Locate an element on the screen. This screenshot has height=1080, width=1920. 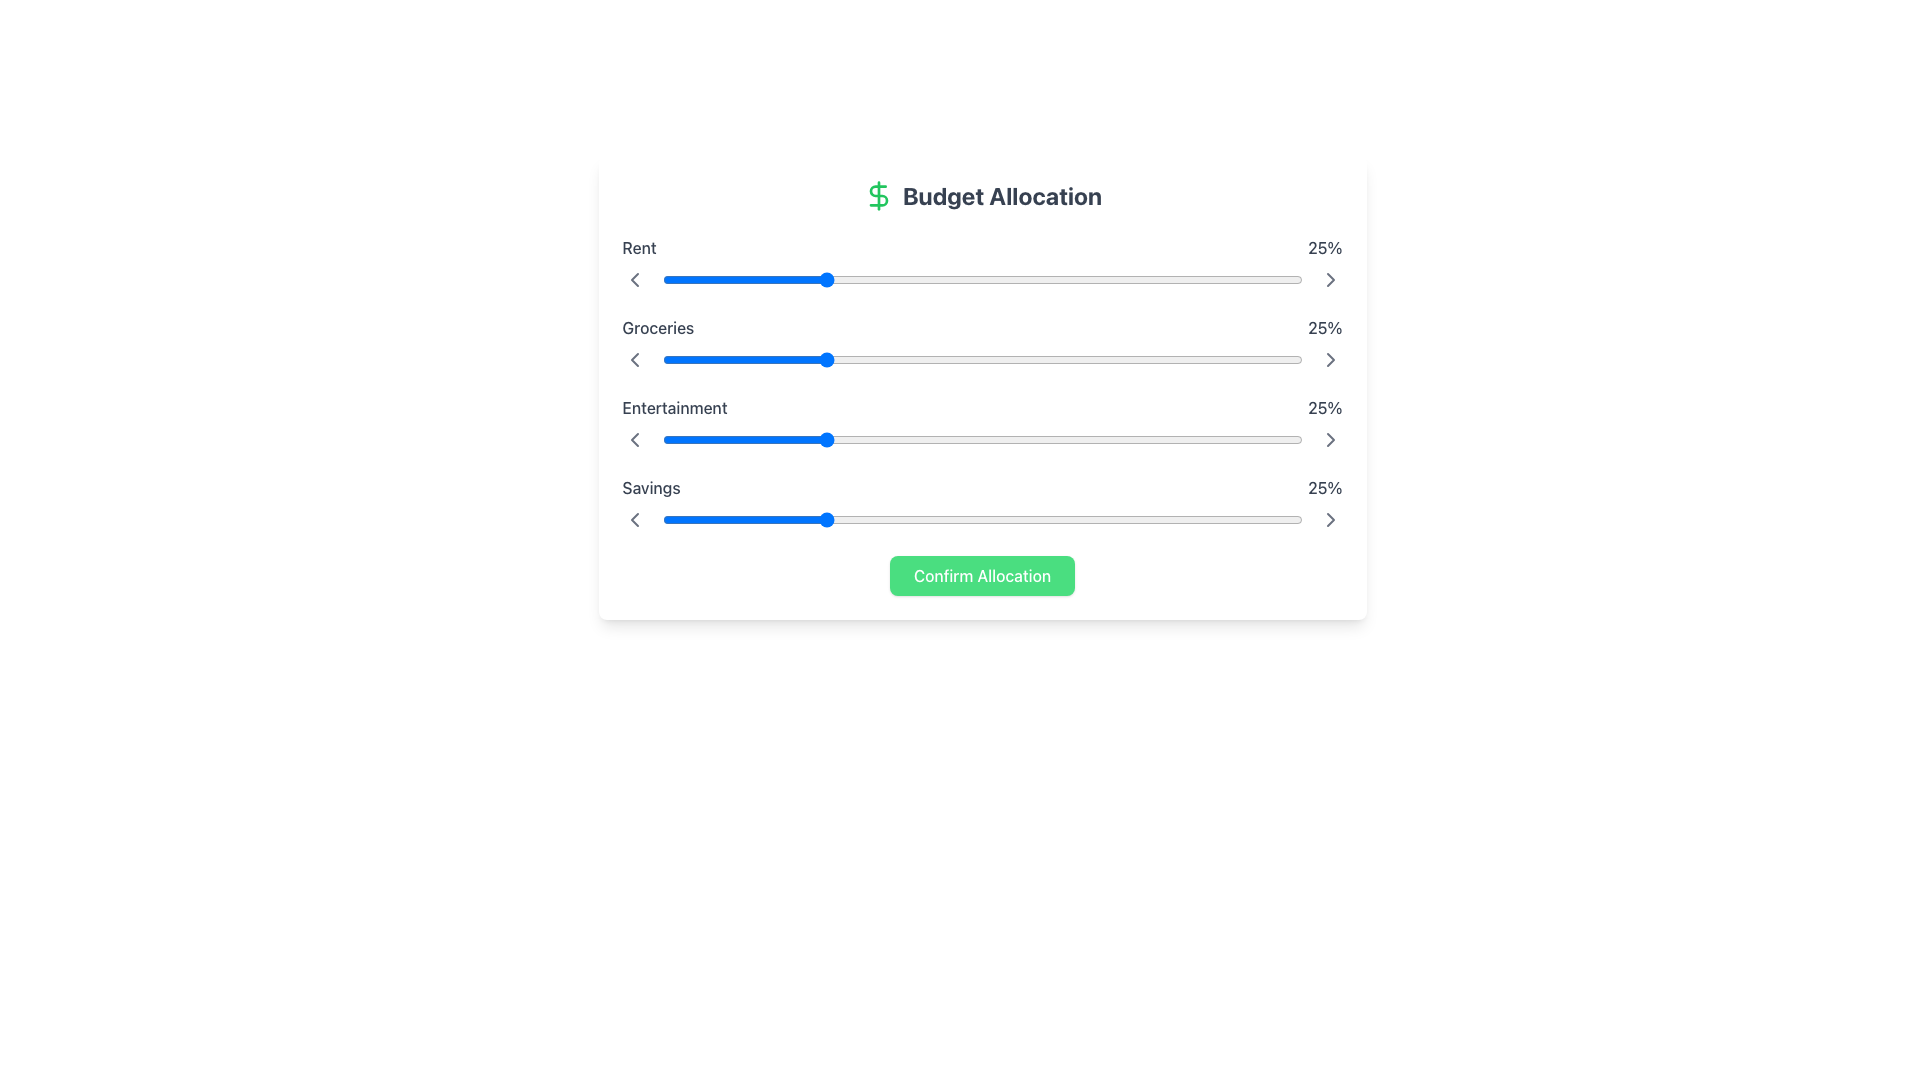
the slider value is located at coordinates (816, 519).